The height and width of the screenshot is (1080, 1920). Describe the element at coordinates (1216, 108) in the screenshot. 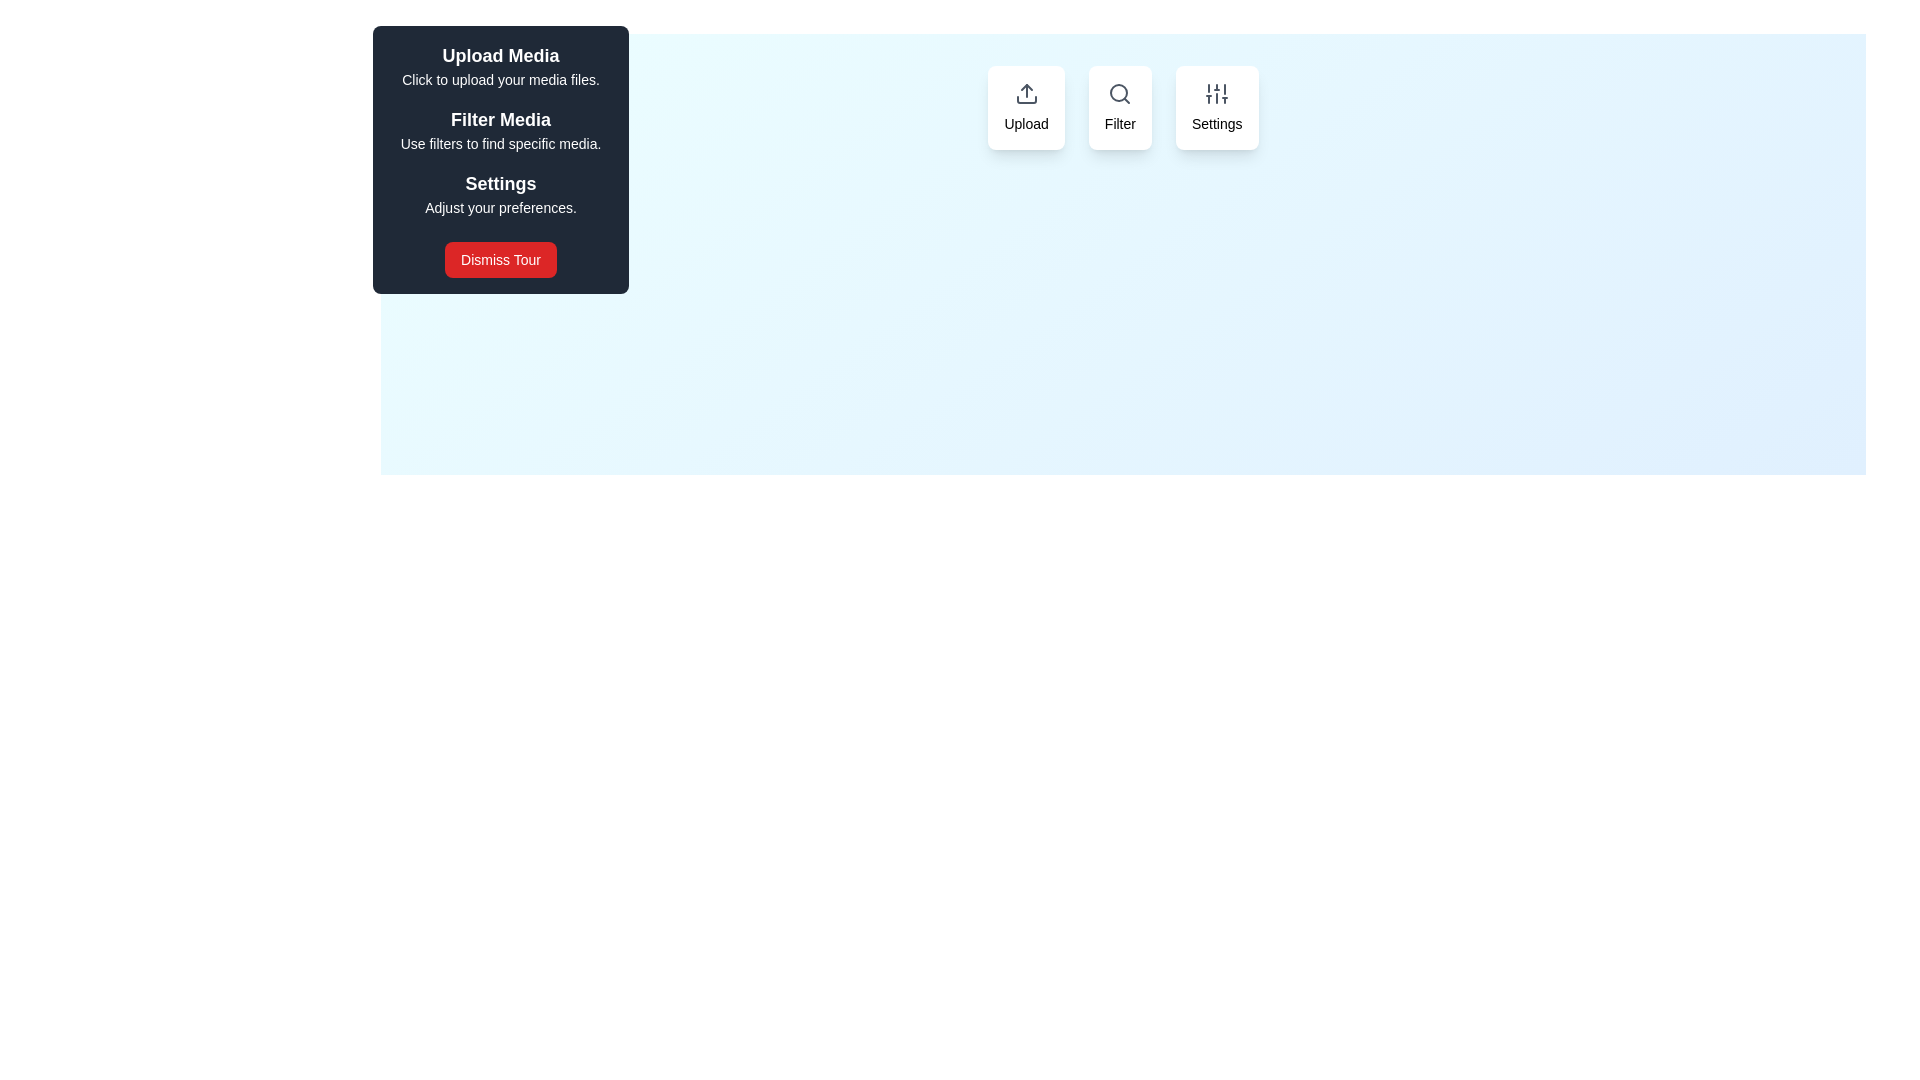

I see `the settings button, which is the third card in a horizontal row of three buttons` at that location.